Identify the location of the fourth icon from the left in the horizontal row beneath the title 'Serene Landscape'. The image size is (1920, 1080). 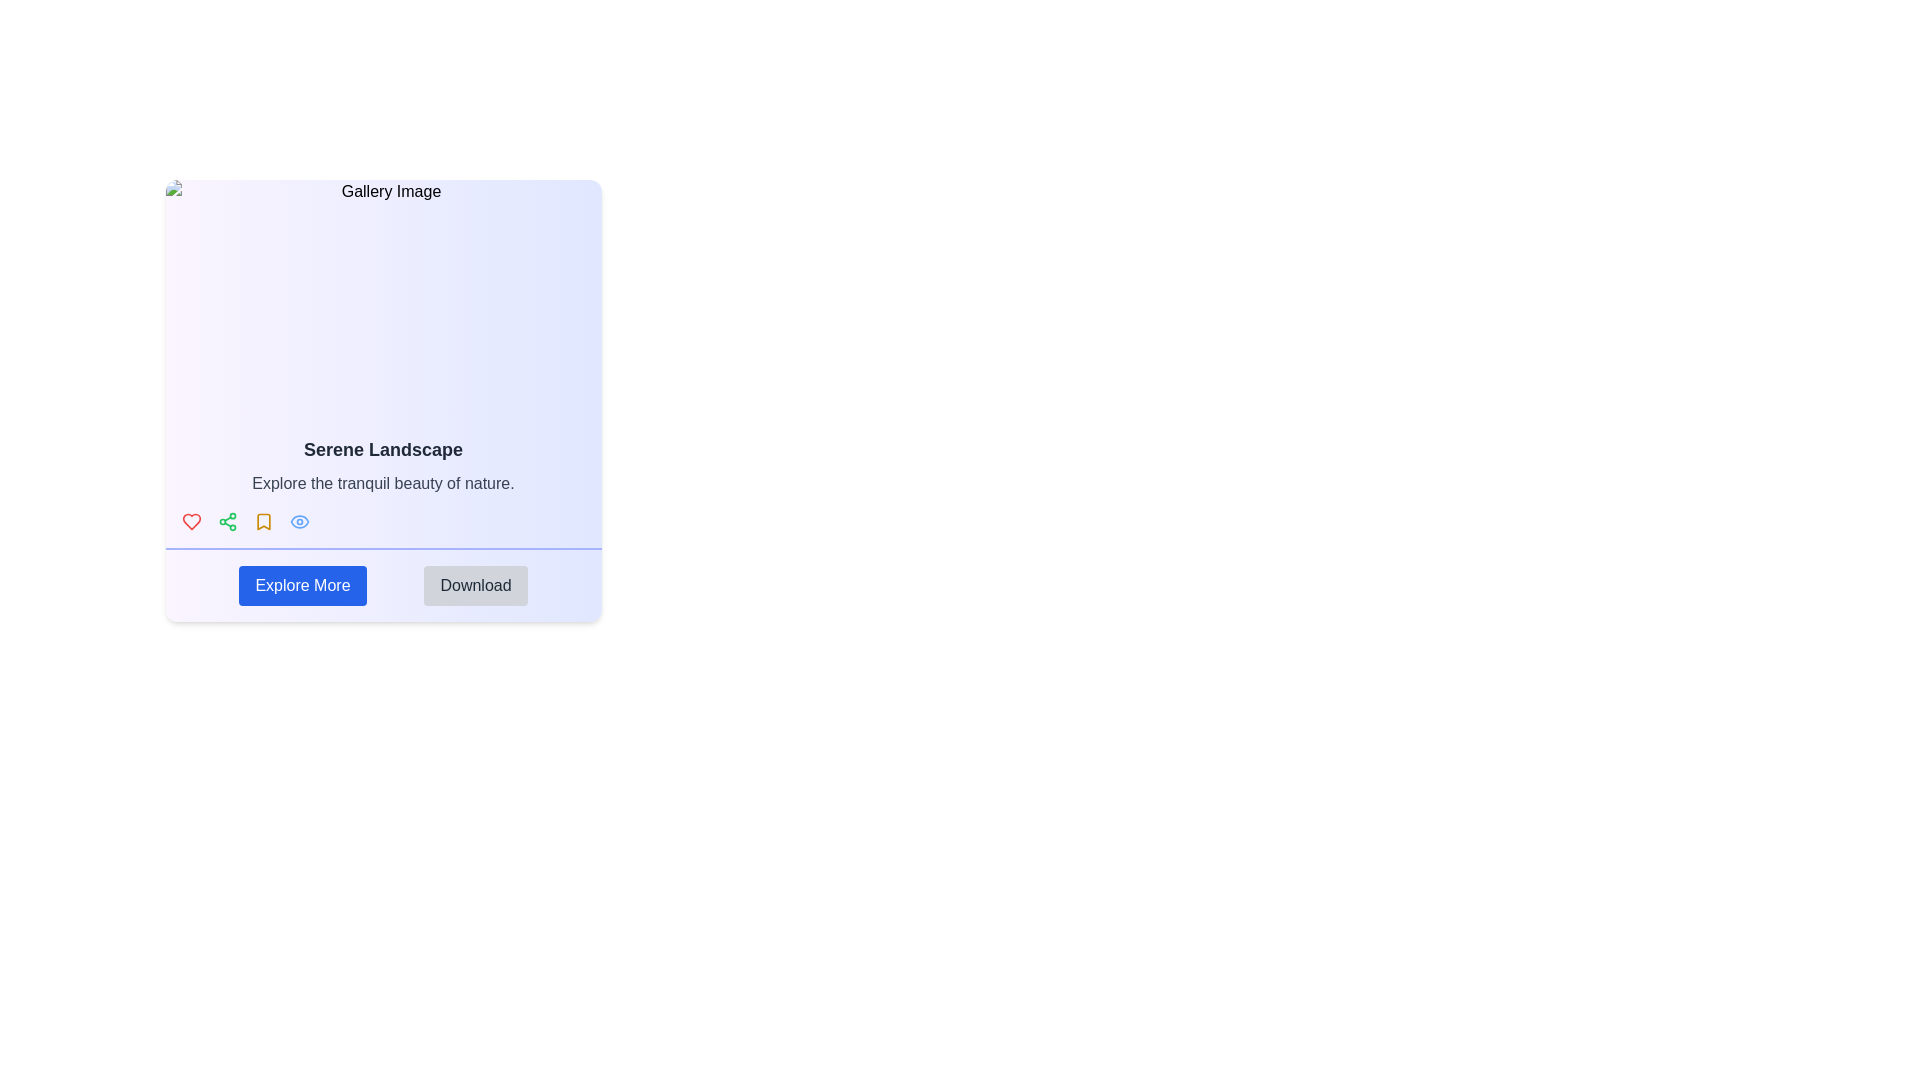
(262, 520).